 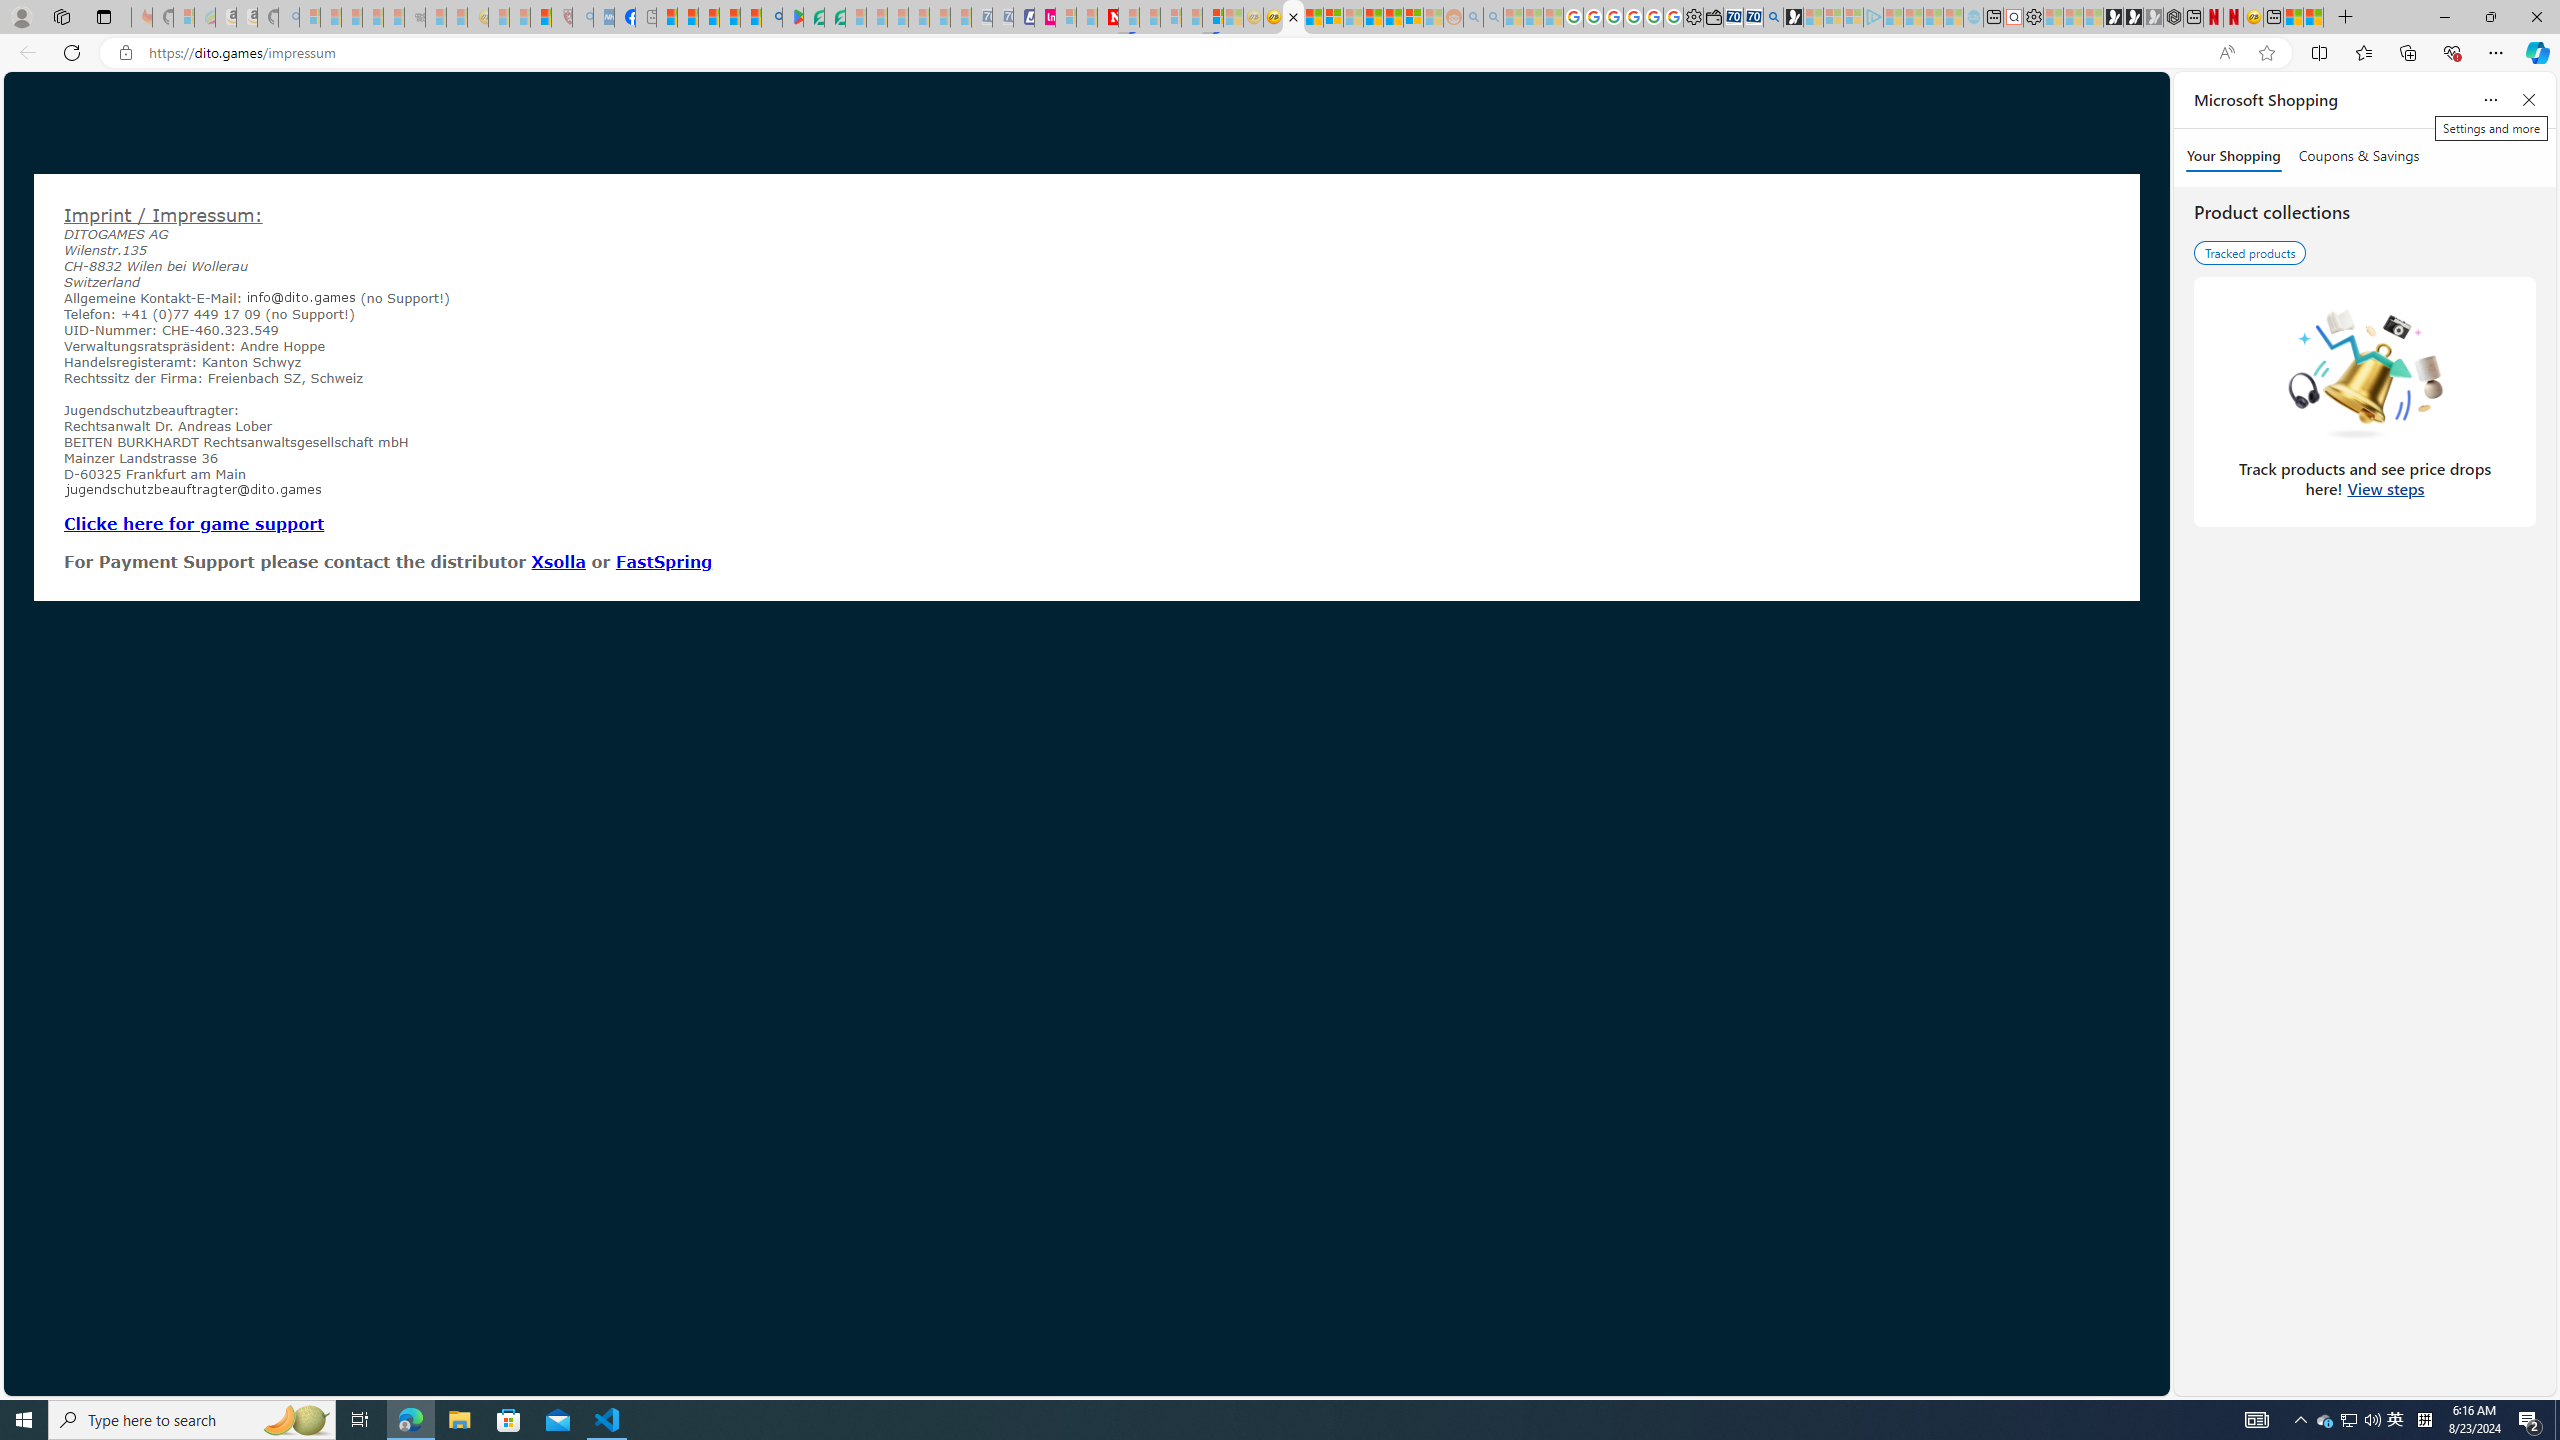 What do you see at coordinates (560, 16) in the screenshot?
I see `'Robert H. Shmerling, MD - Harvard Health - Sleeping'` at bounding box center [560, 16].